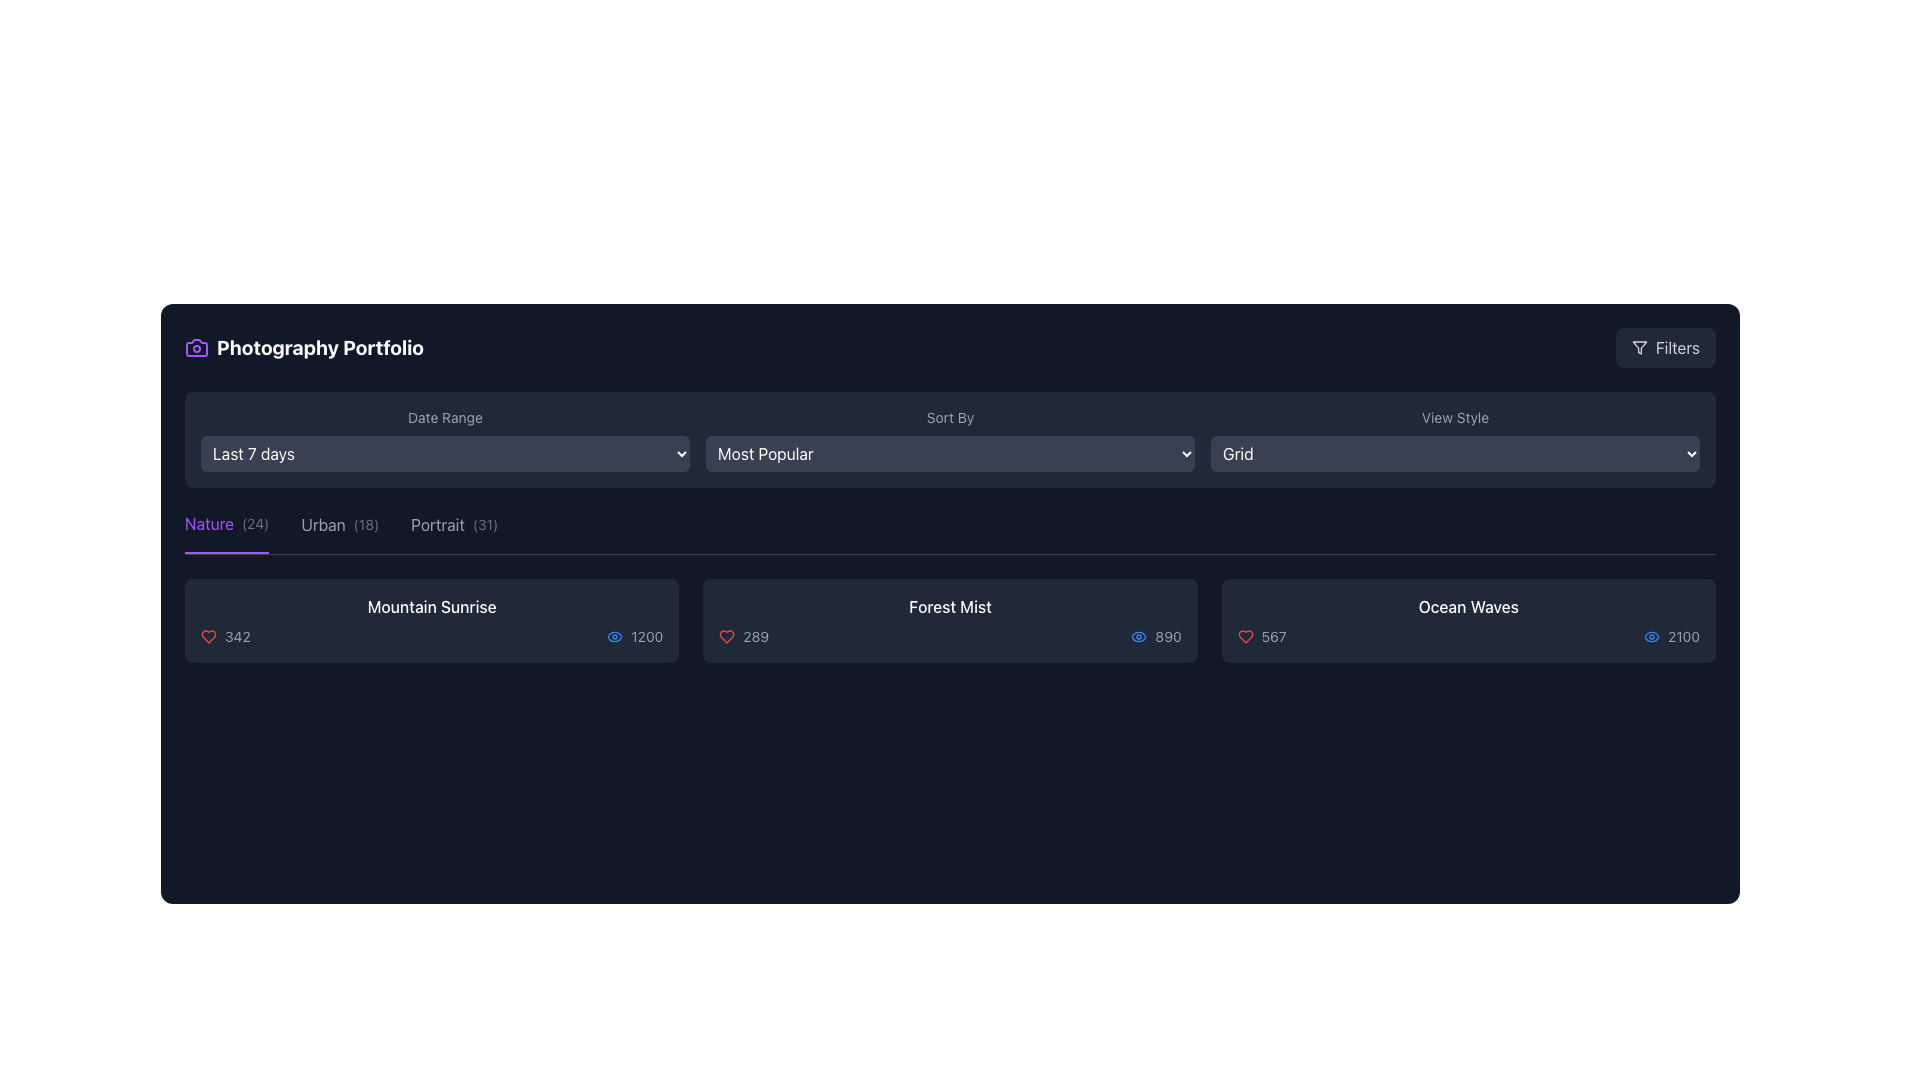 The width and height of the screenshot is (1920, 1080). What do you see at coordinates (444, 454) in the screenshot?
I see `the dropdown menu displaying date range options ('Last 7 days', 'Last 30 days', 'All time')` at bounding box center [444, 454].